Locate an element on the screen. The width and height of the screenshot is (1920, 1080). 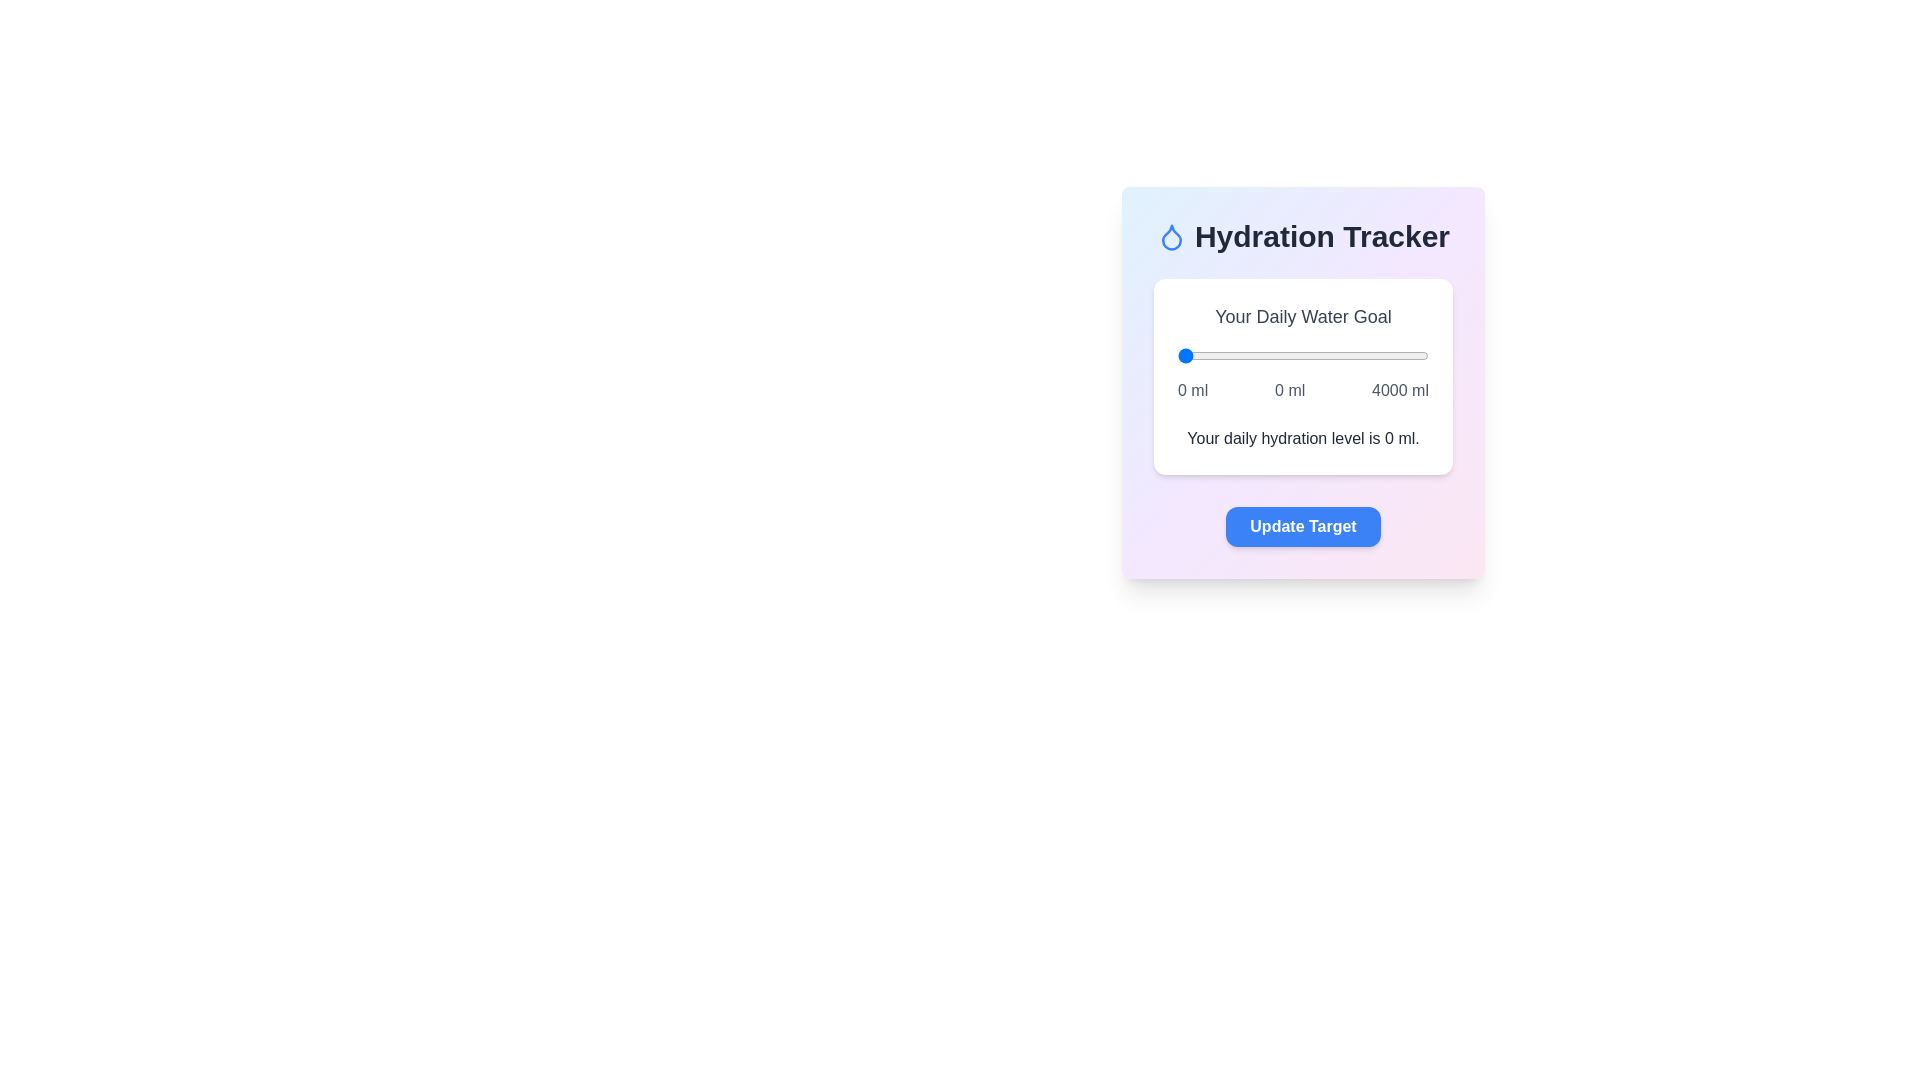
the 'Update Target' button is located at coordinates (1303, 526).